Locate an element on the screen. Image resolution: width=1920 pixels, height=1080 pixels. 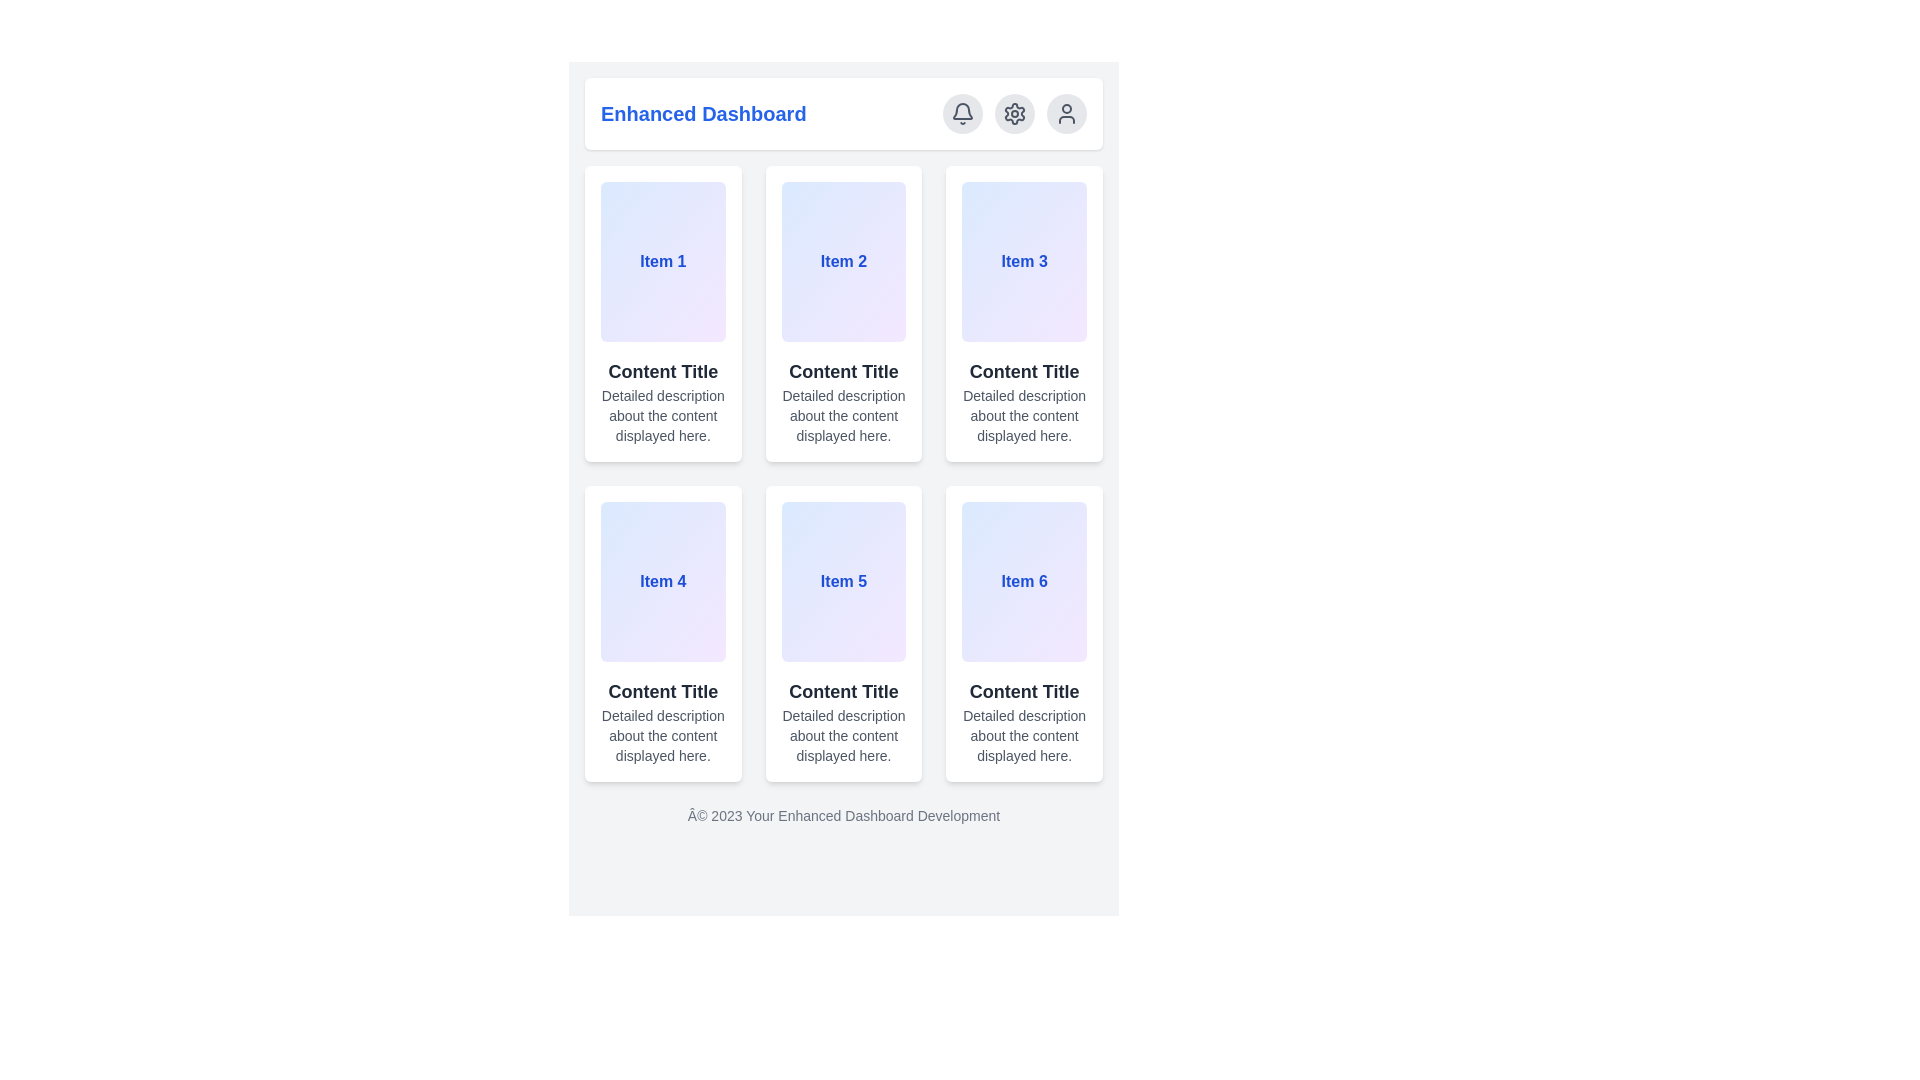
text of the title label located in the first card of the 3x2 grid under the 'Enhanced Dashboard' title is located at coordinates (663, 261).